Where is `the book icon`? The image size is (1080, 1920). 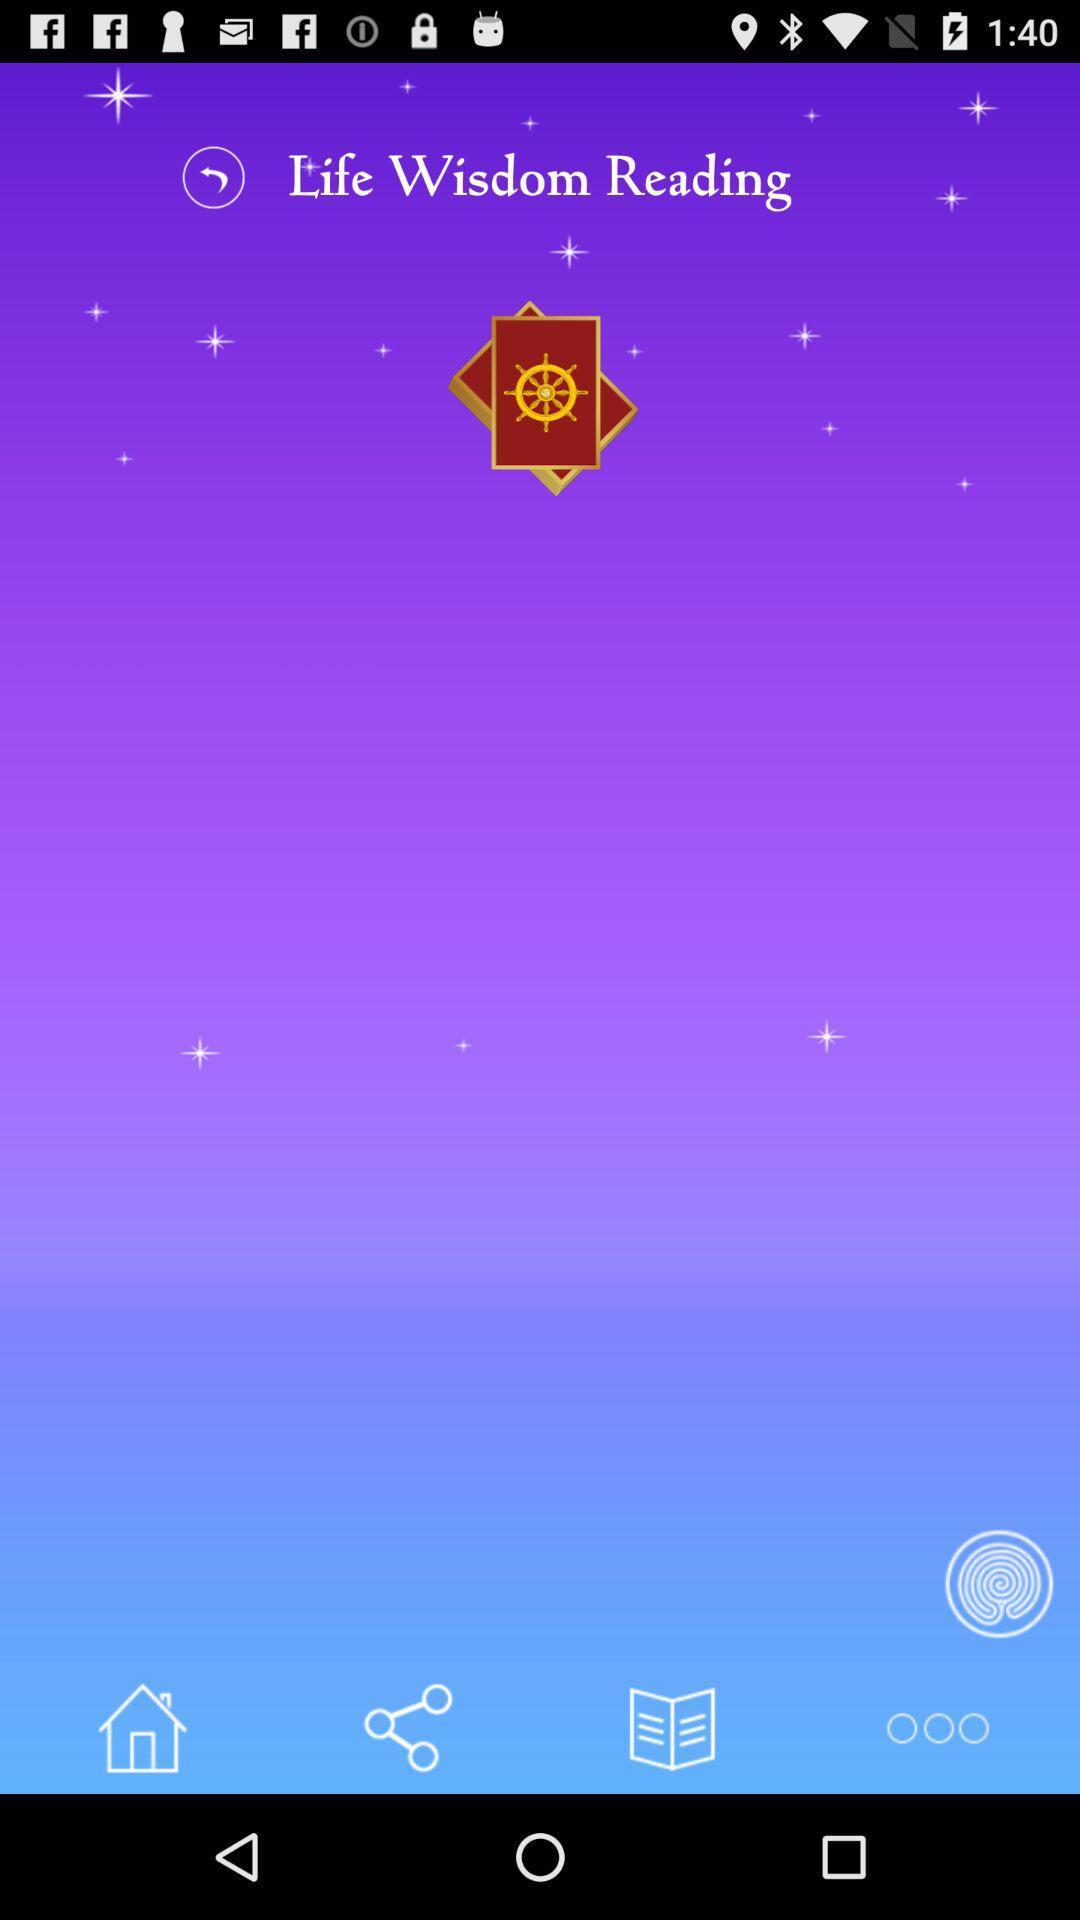
the book icon is located at coordinates (672, 1848).